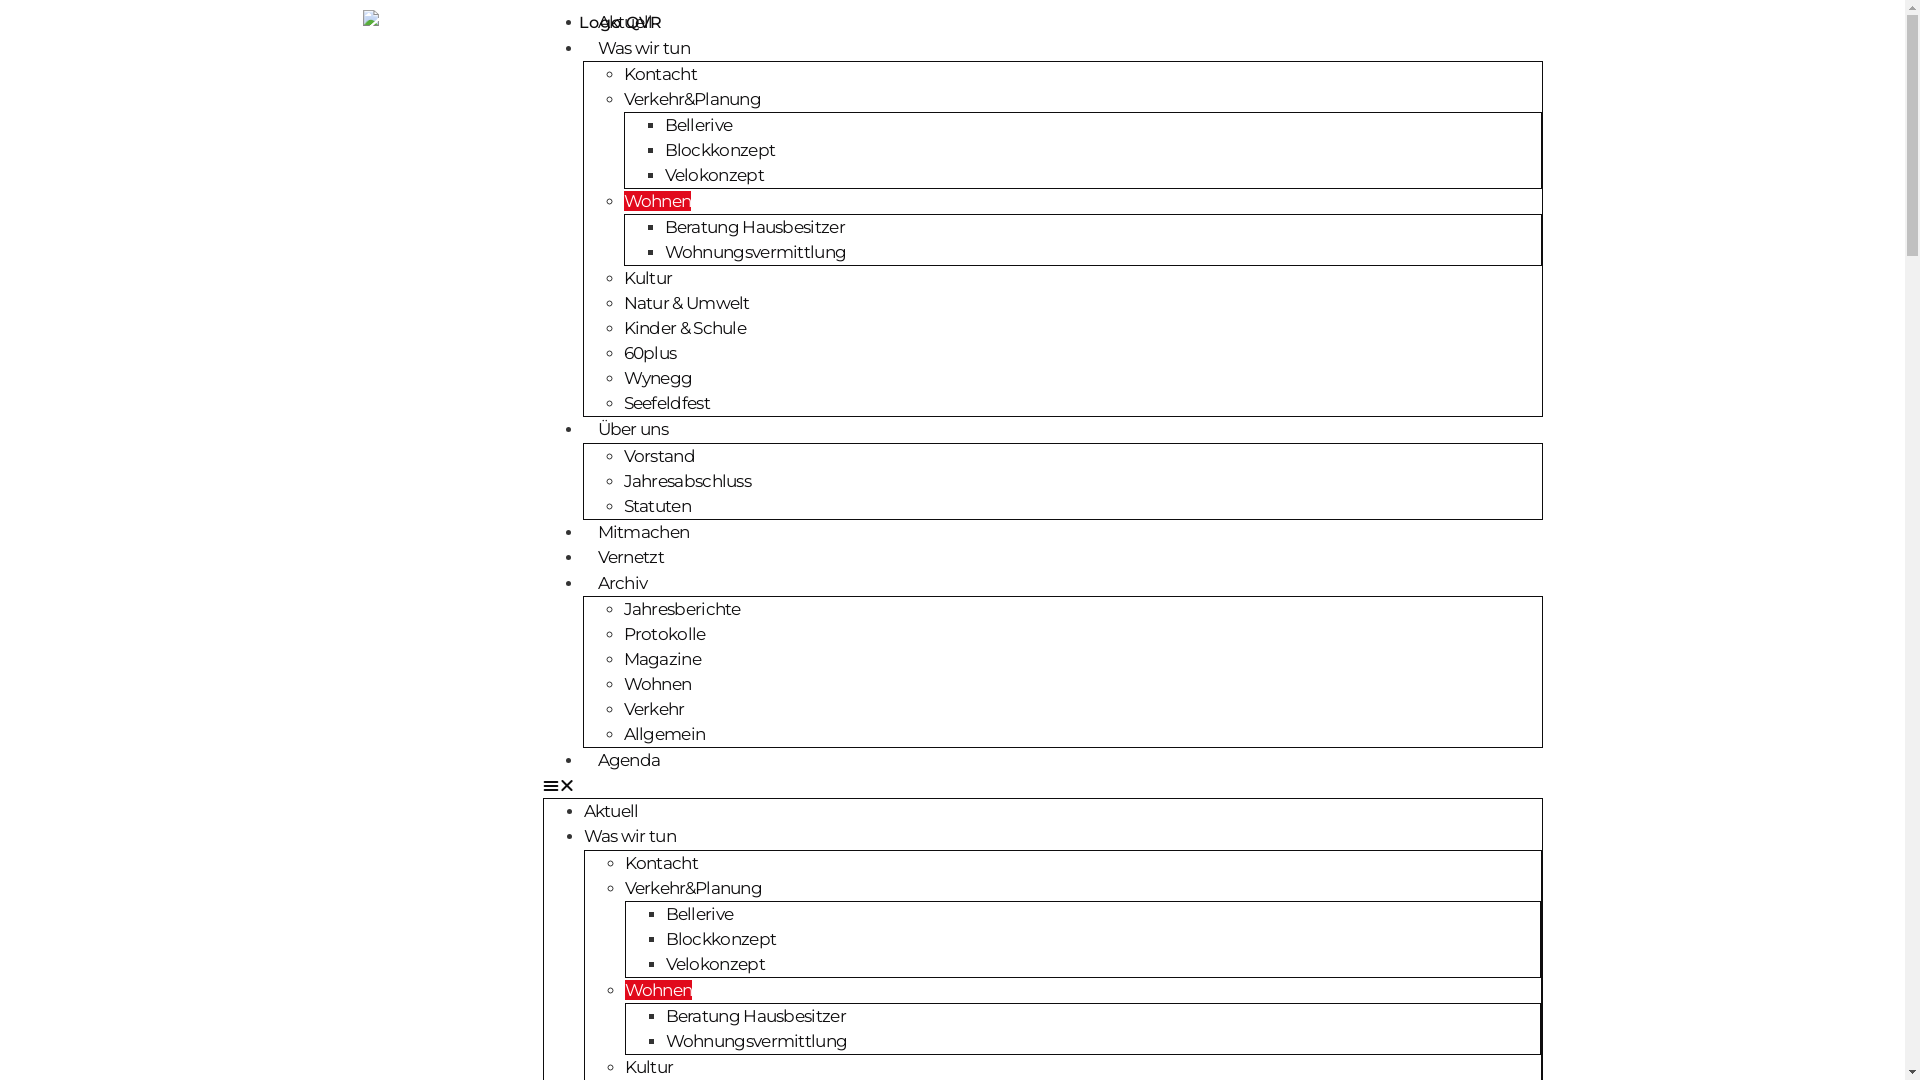  I want to click on 'Wynegg', so click(658, 378).